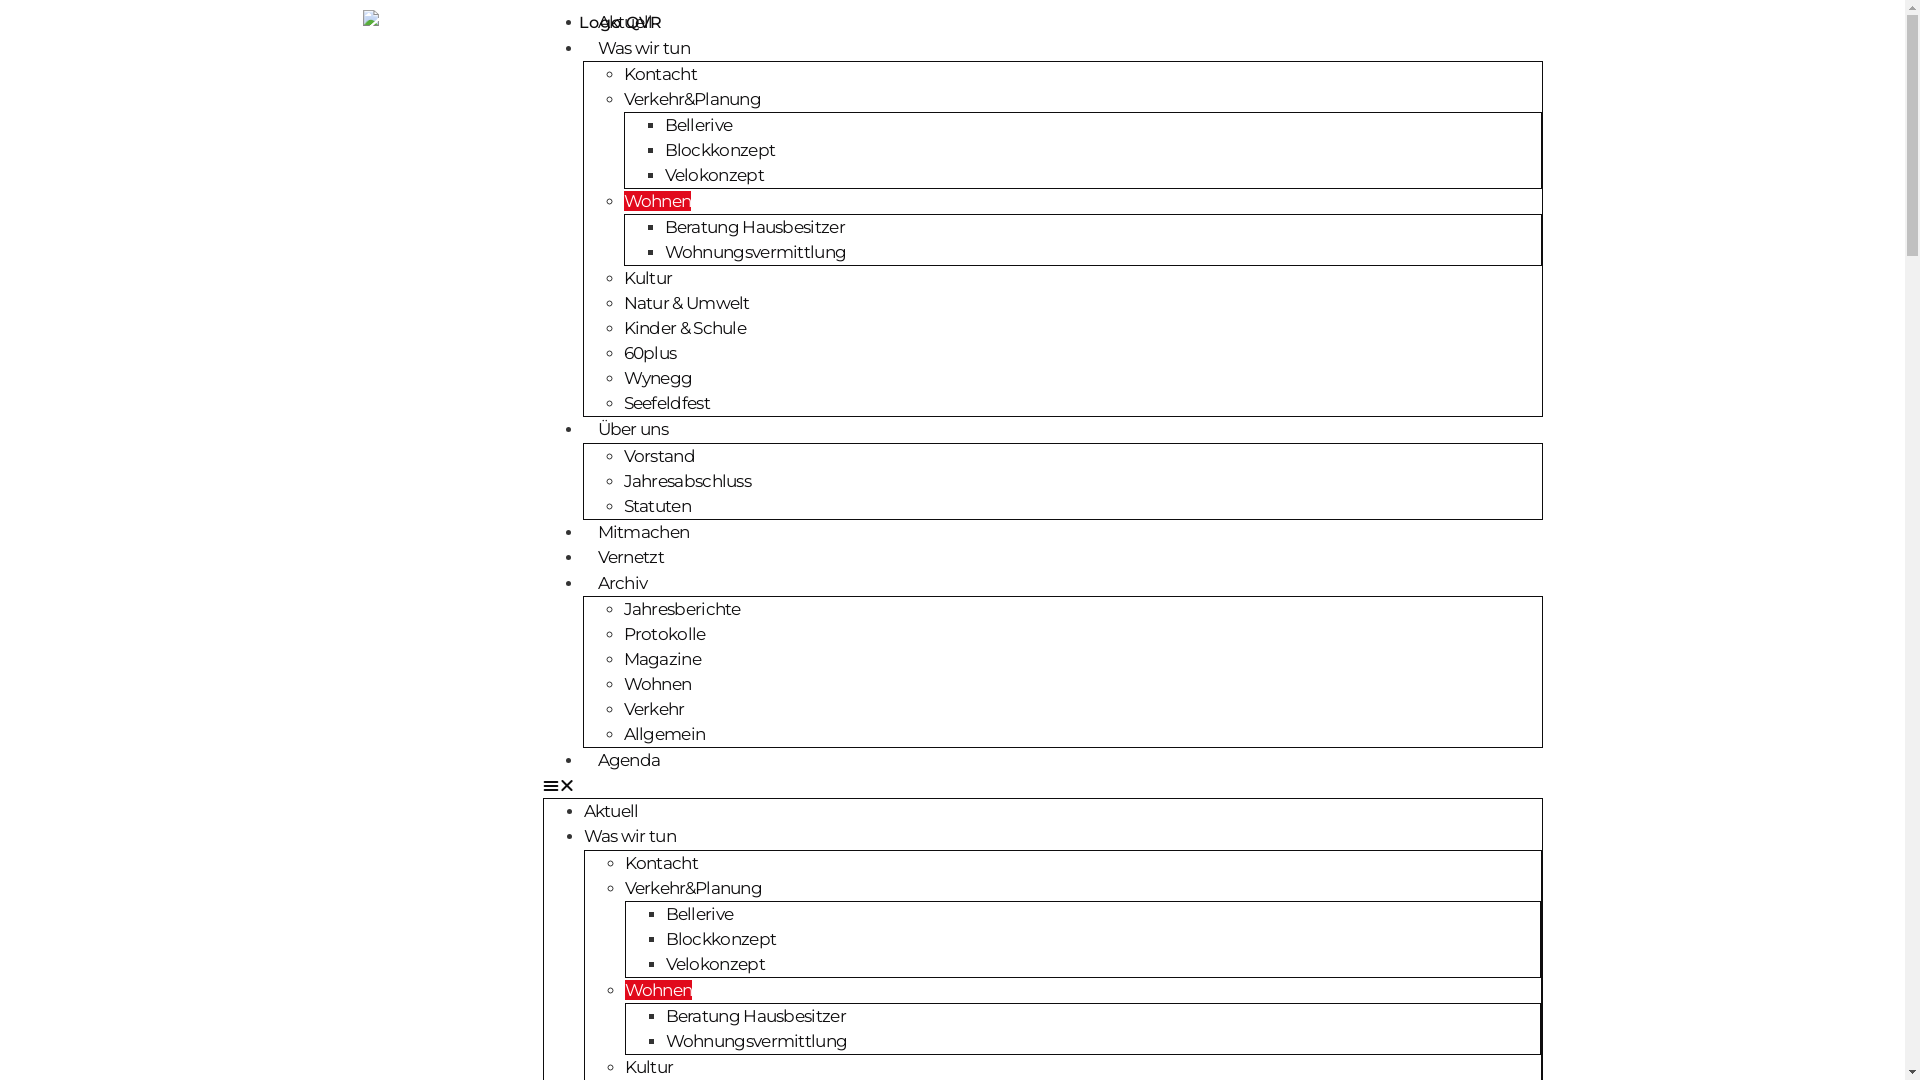  I want to click on 'Wynegg', so click(658, 378).